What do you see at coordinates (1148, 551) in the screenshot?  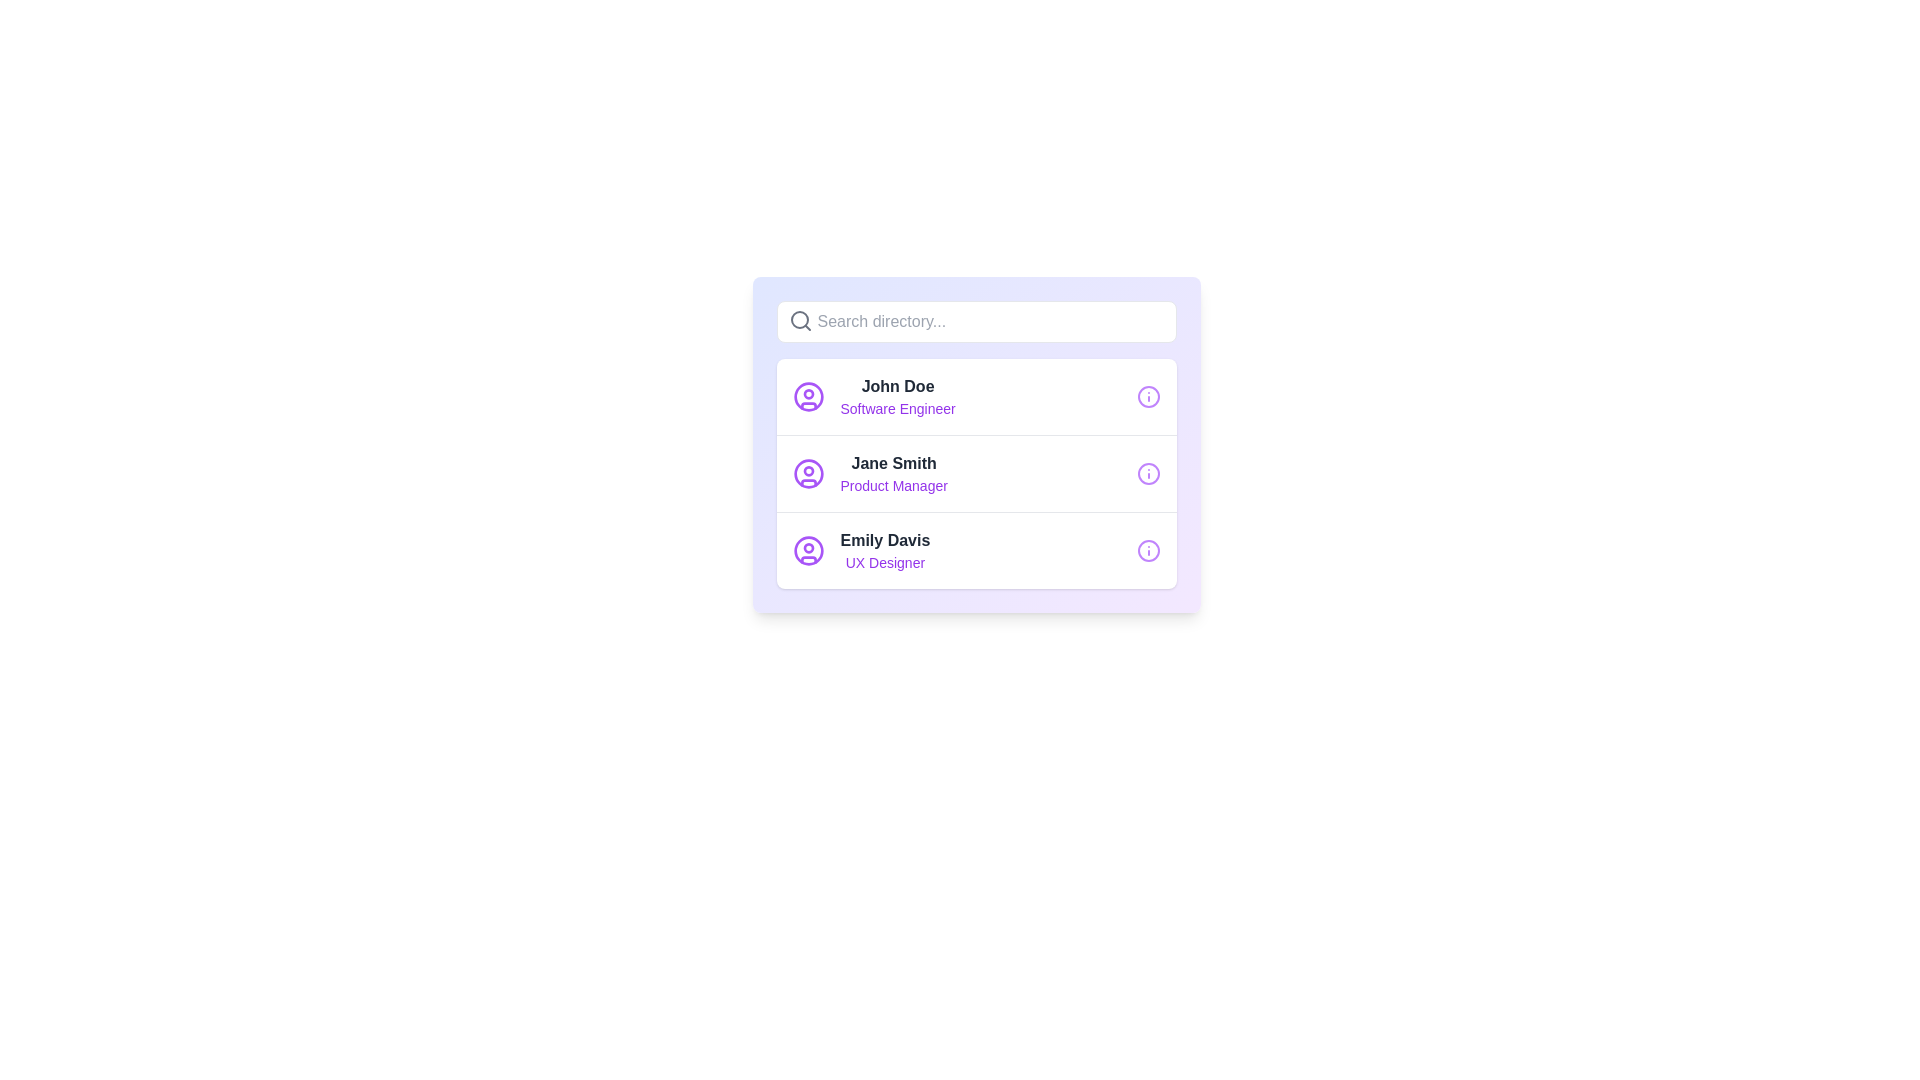 I see `the SVG Circle element, which is a circular shape with a purple outline located to the right of 'Emily Davis, UX Designer' in the profile list` at bounding box center [1148, 551].